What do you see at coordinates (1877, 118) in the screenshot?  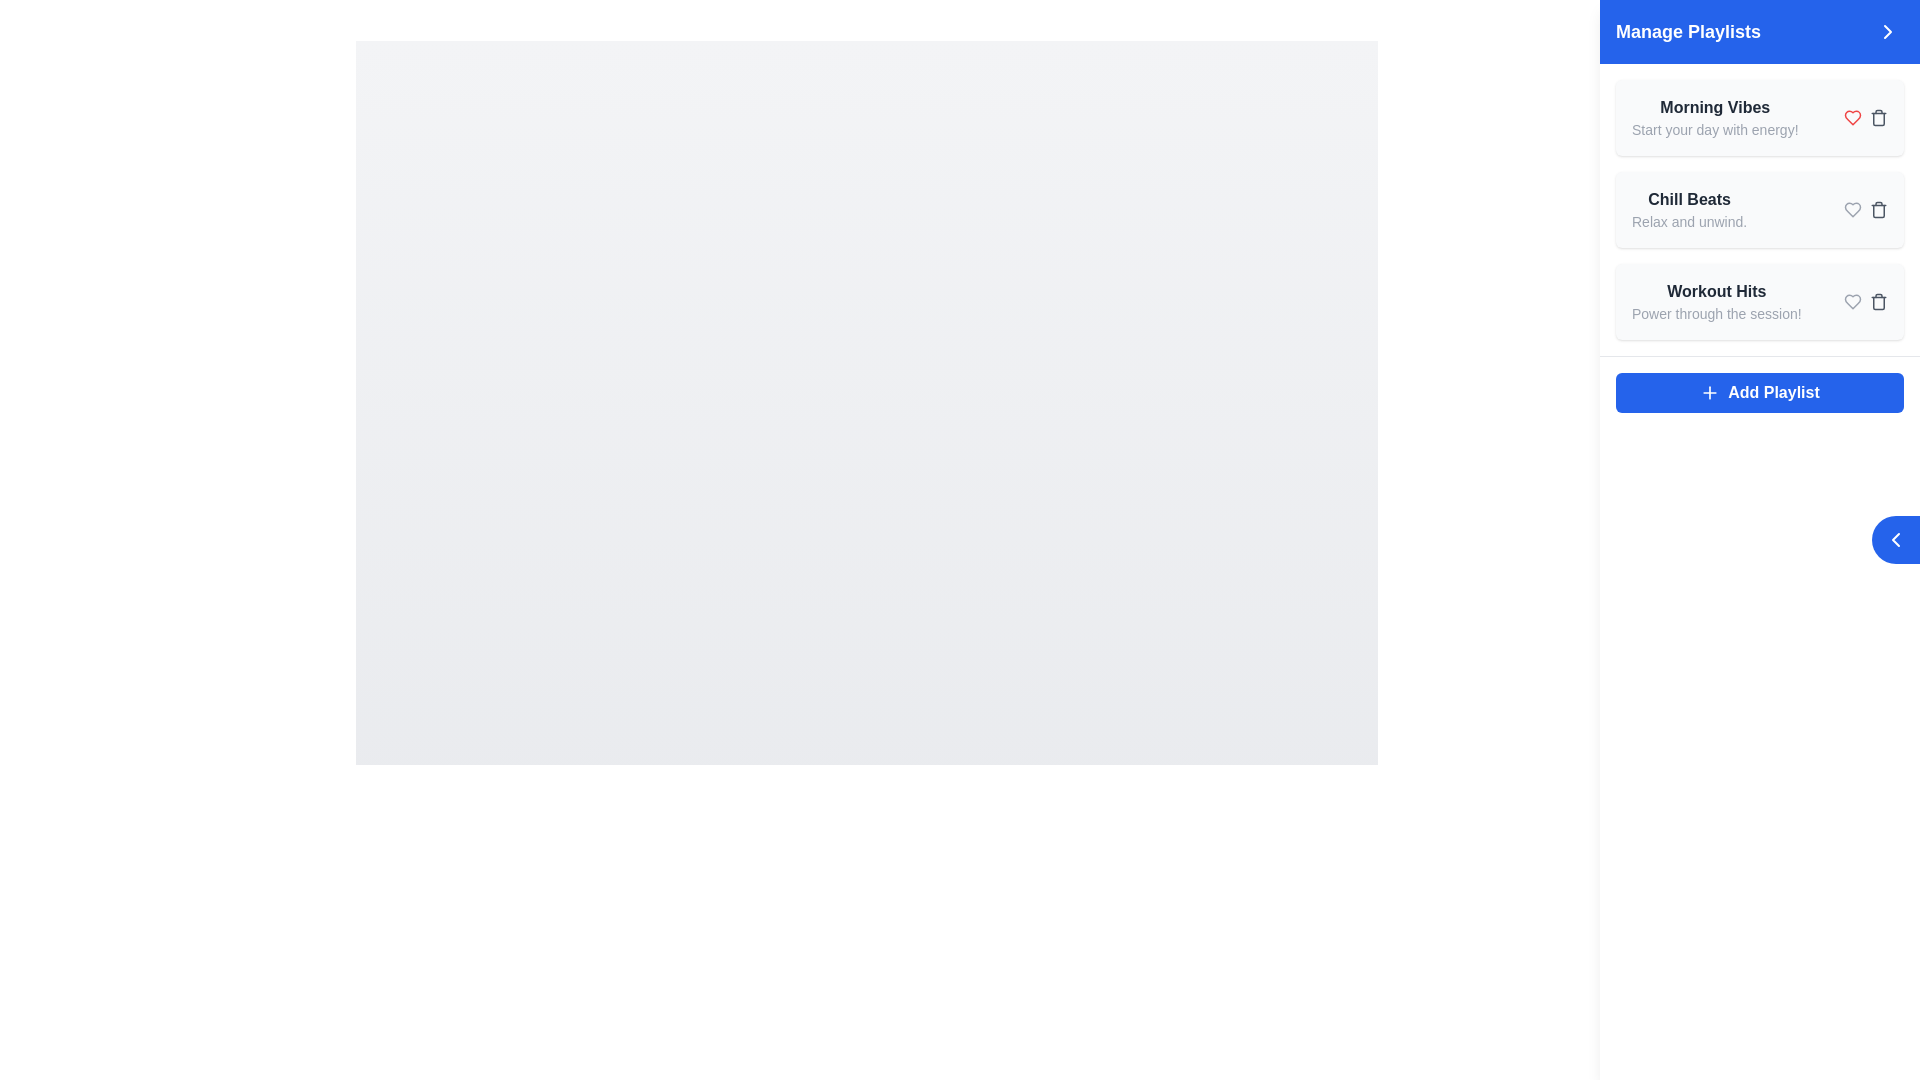 I see `the delete button with a trash can icon located on the right side of the 'Morning Vibes' playlist row` at bounding box center [1877, 118].